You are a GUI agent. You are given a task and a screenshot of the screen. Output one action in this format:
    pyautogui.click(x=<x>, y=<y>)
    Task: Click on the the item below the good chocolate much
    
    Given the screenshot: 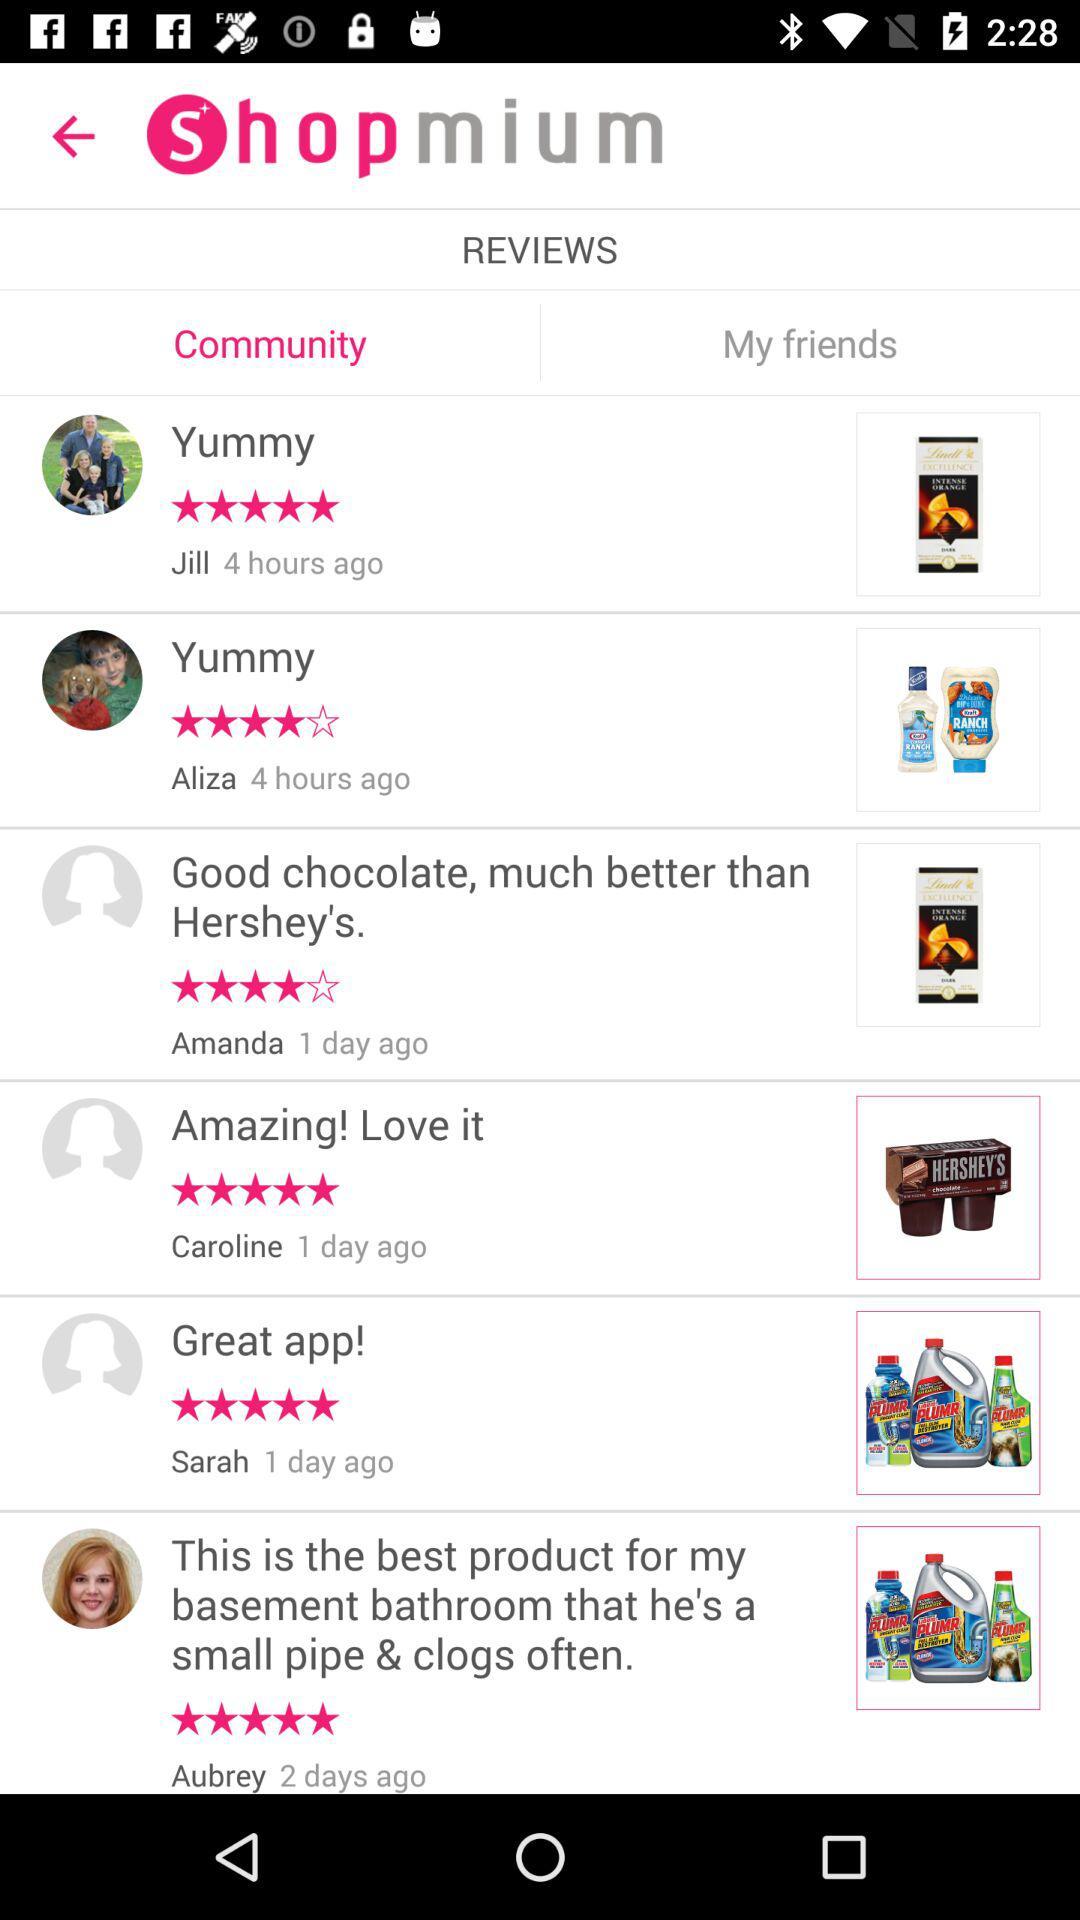 What is the action you would take?
    pyautogui.click(x=254, y=986)
    